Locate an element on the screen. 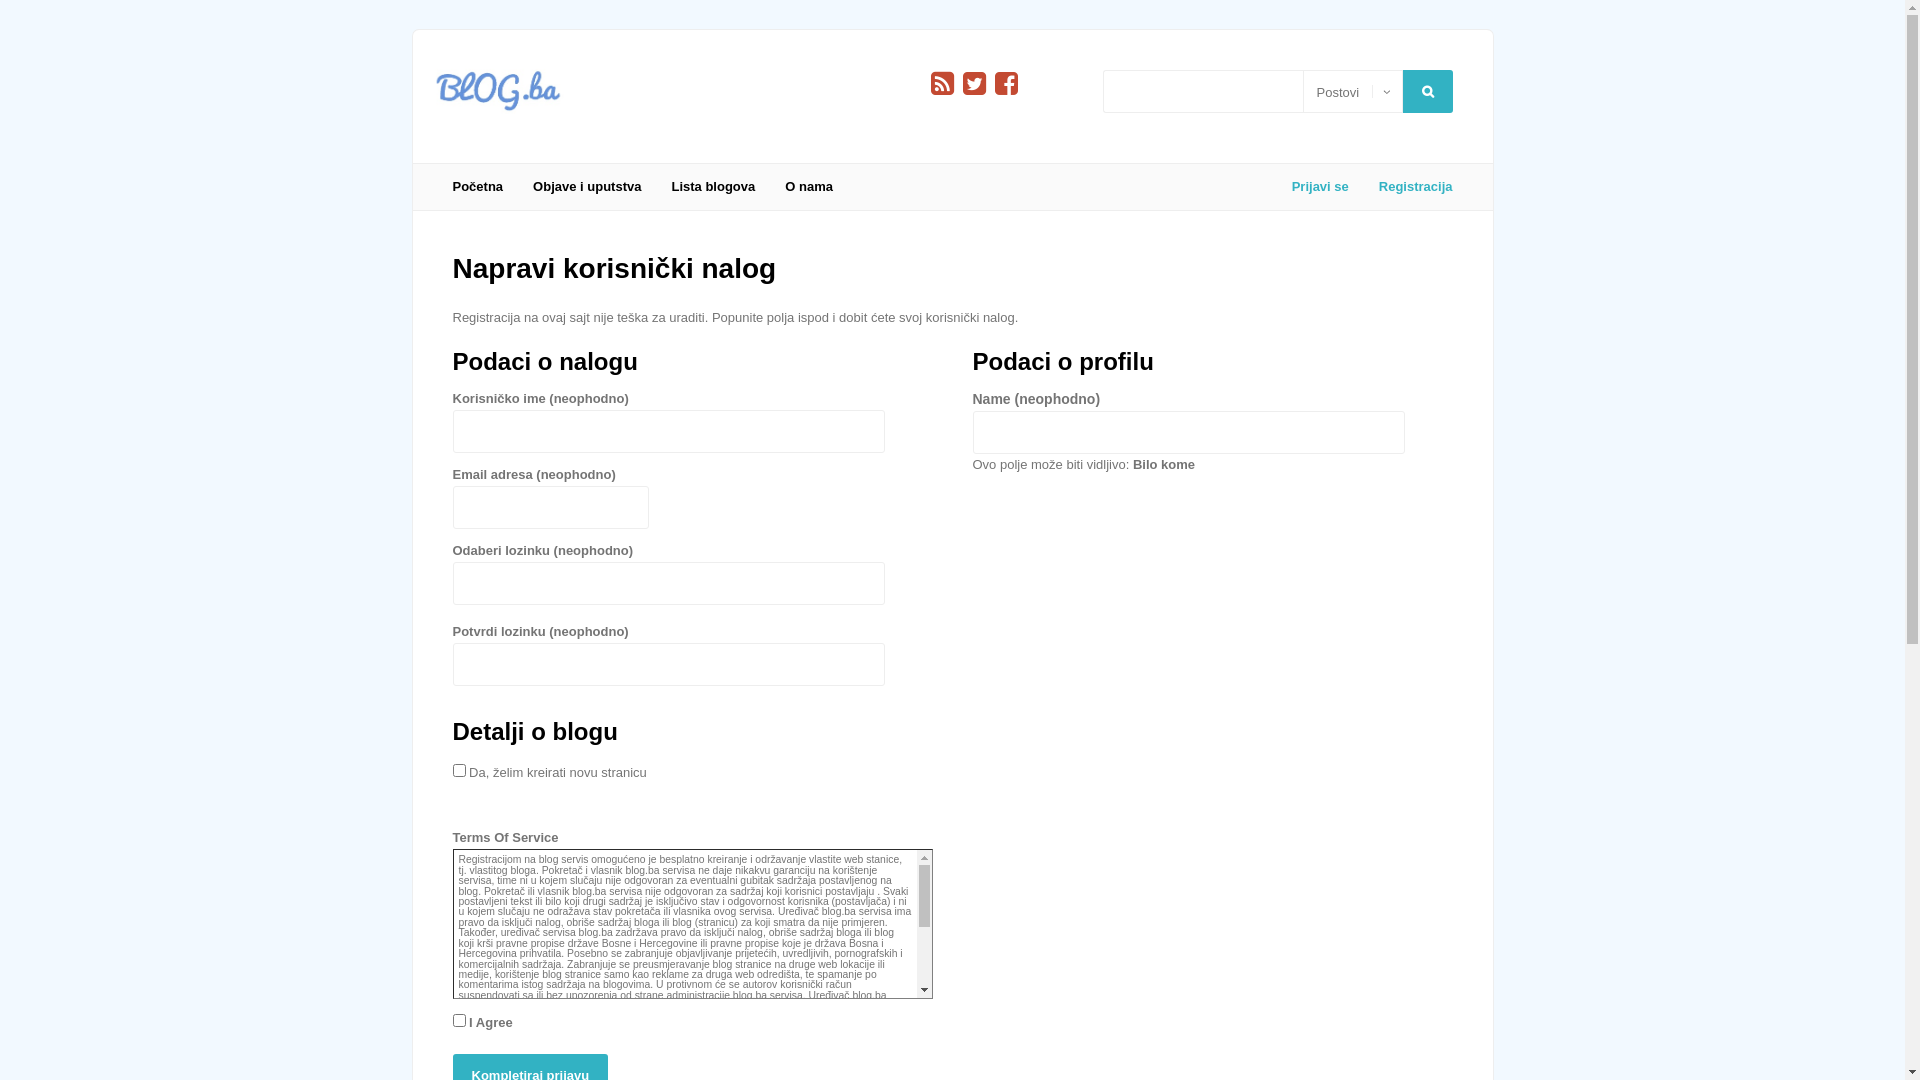 The image size is (1920, 1080). 'Prijavi se' is located at coordinates (1320, 186).